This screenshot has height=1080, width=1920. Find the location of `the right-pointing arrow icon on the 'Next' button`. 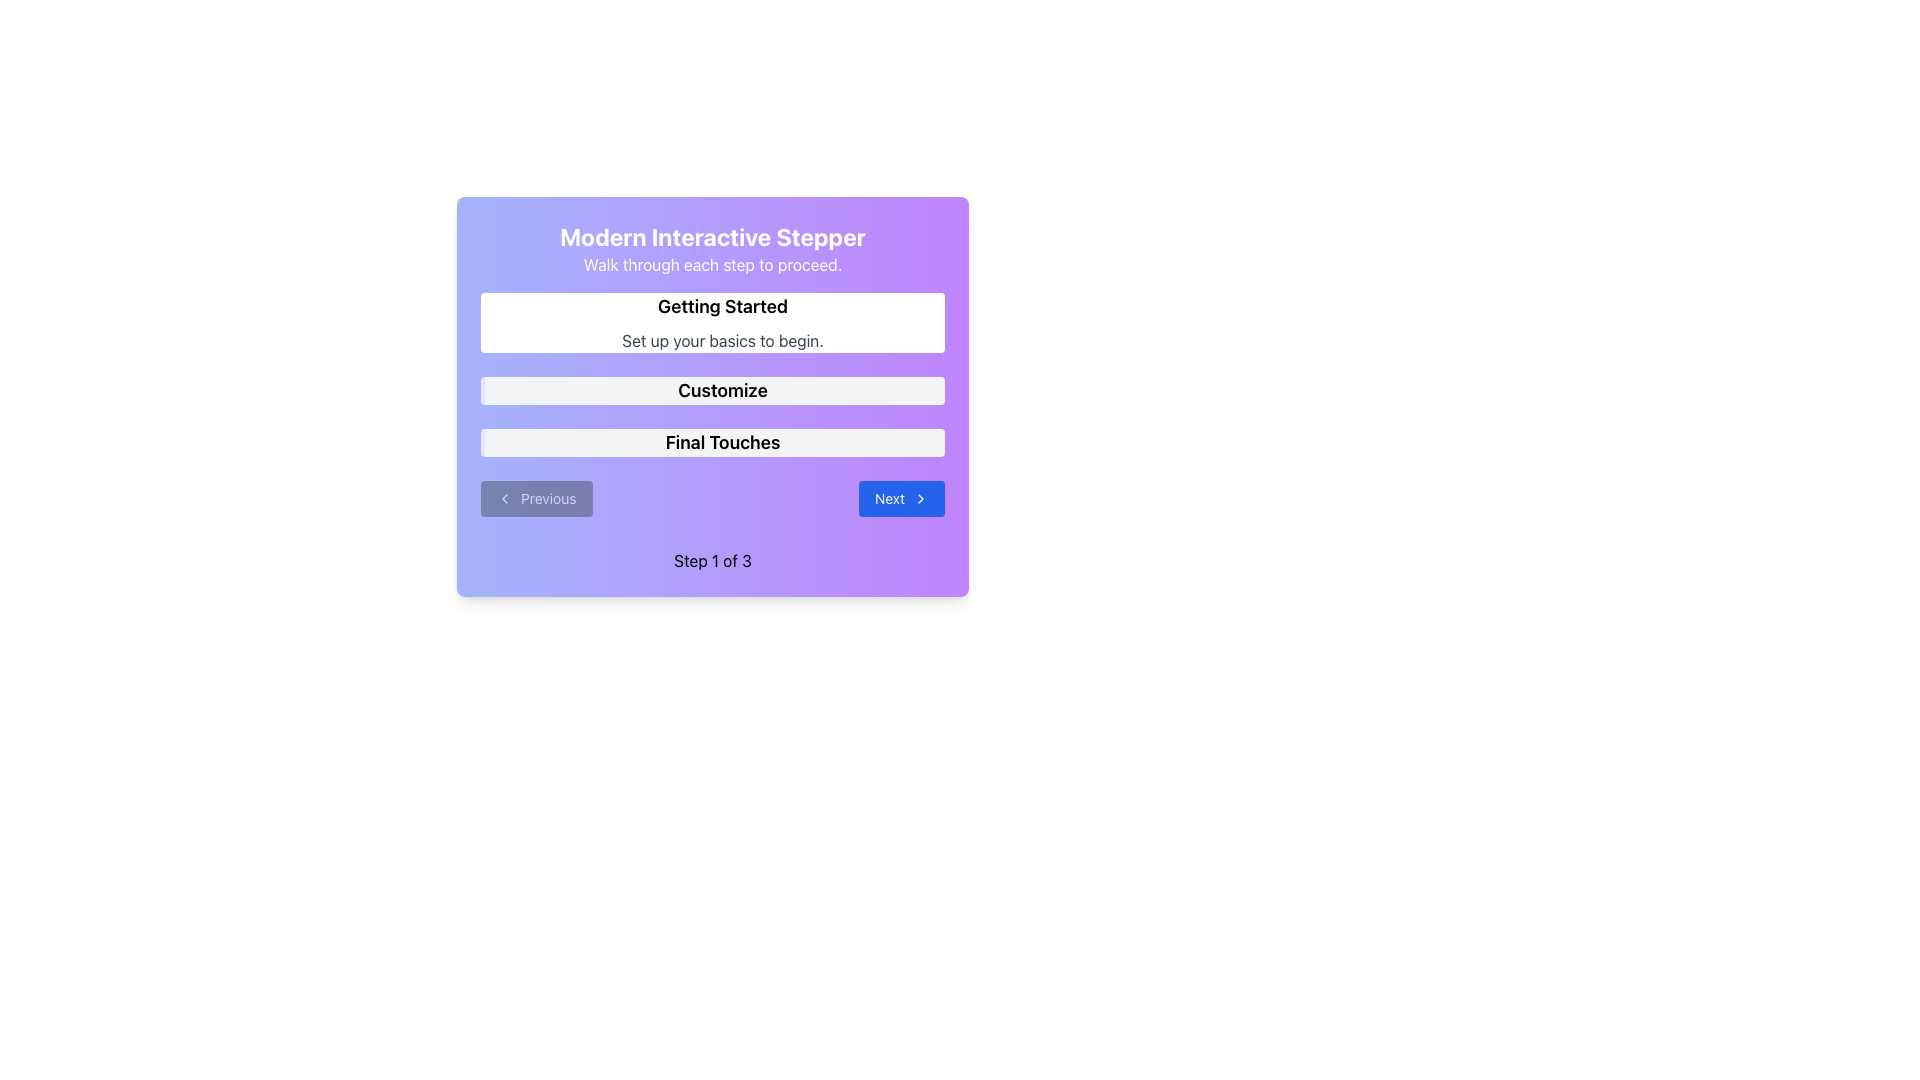

the right-pointing arrow icon on the 'Next' button is located at coordinates (920, 497).